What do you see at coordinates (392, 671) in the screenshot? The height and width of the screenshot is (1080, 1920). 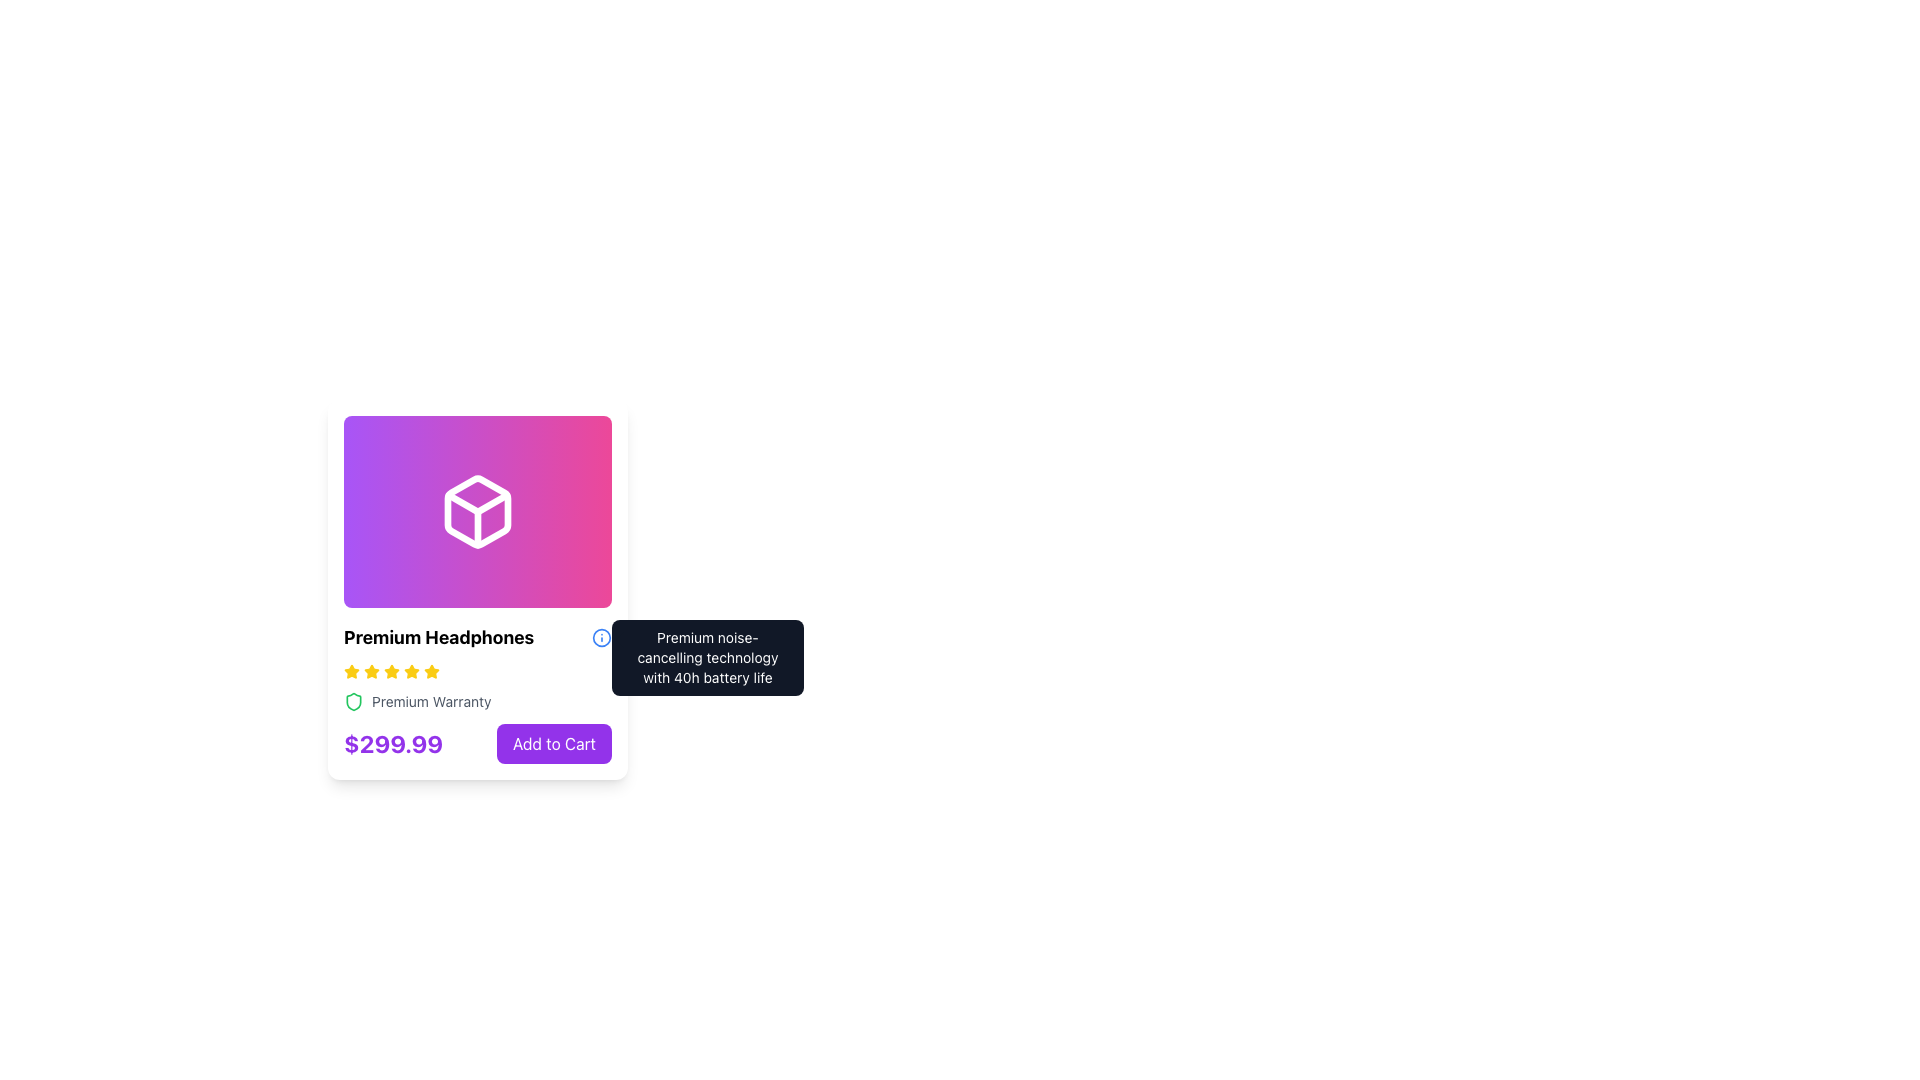 I see `the fourth yellow filled star icon in the rating system under the 'Premium Headphones' product title` at bounding box center [392, 671].